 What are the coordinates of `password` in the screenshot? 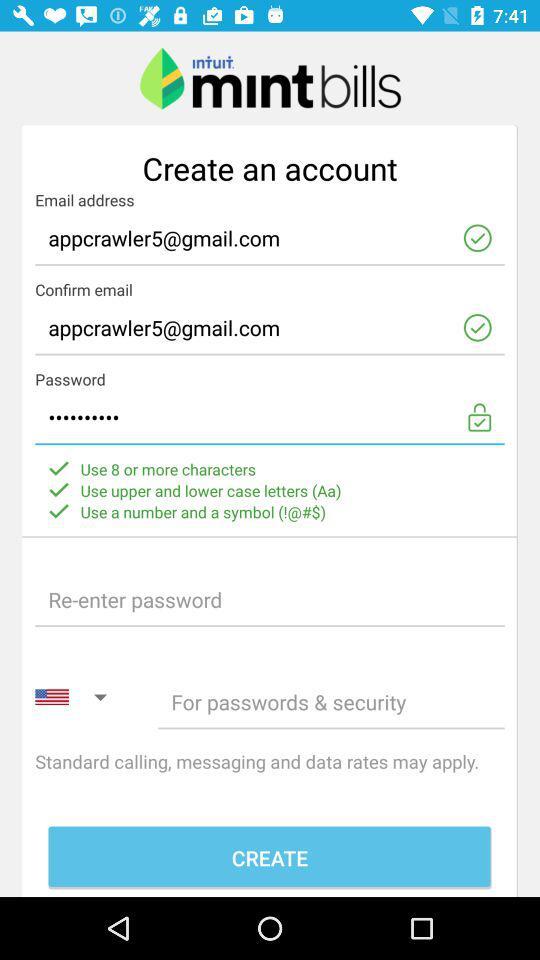 It's located at (270, 599).